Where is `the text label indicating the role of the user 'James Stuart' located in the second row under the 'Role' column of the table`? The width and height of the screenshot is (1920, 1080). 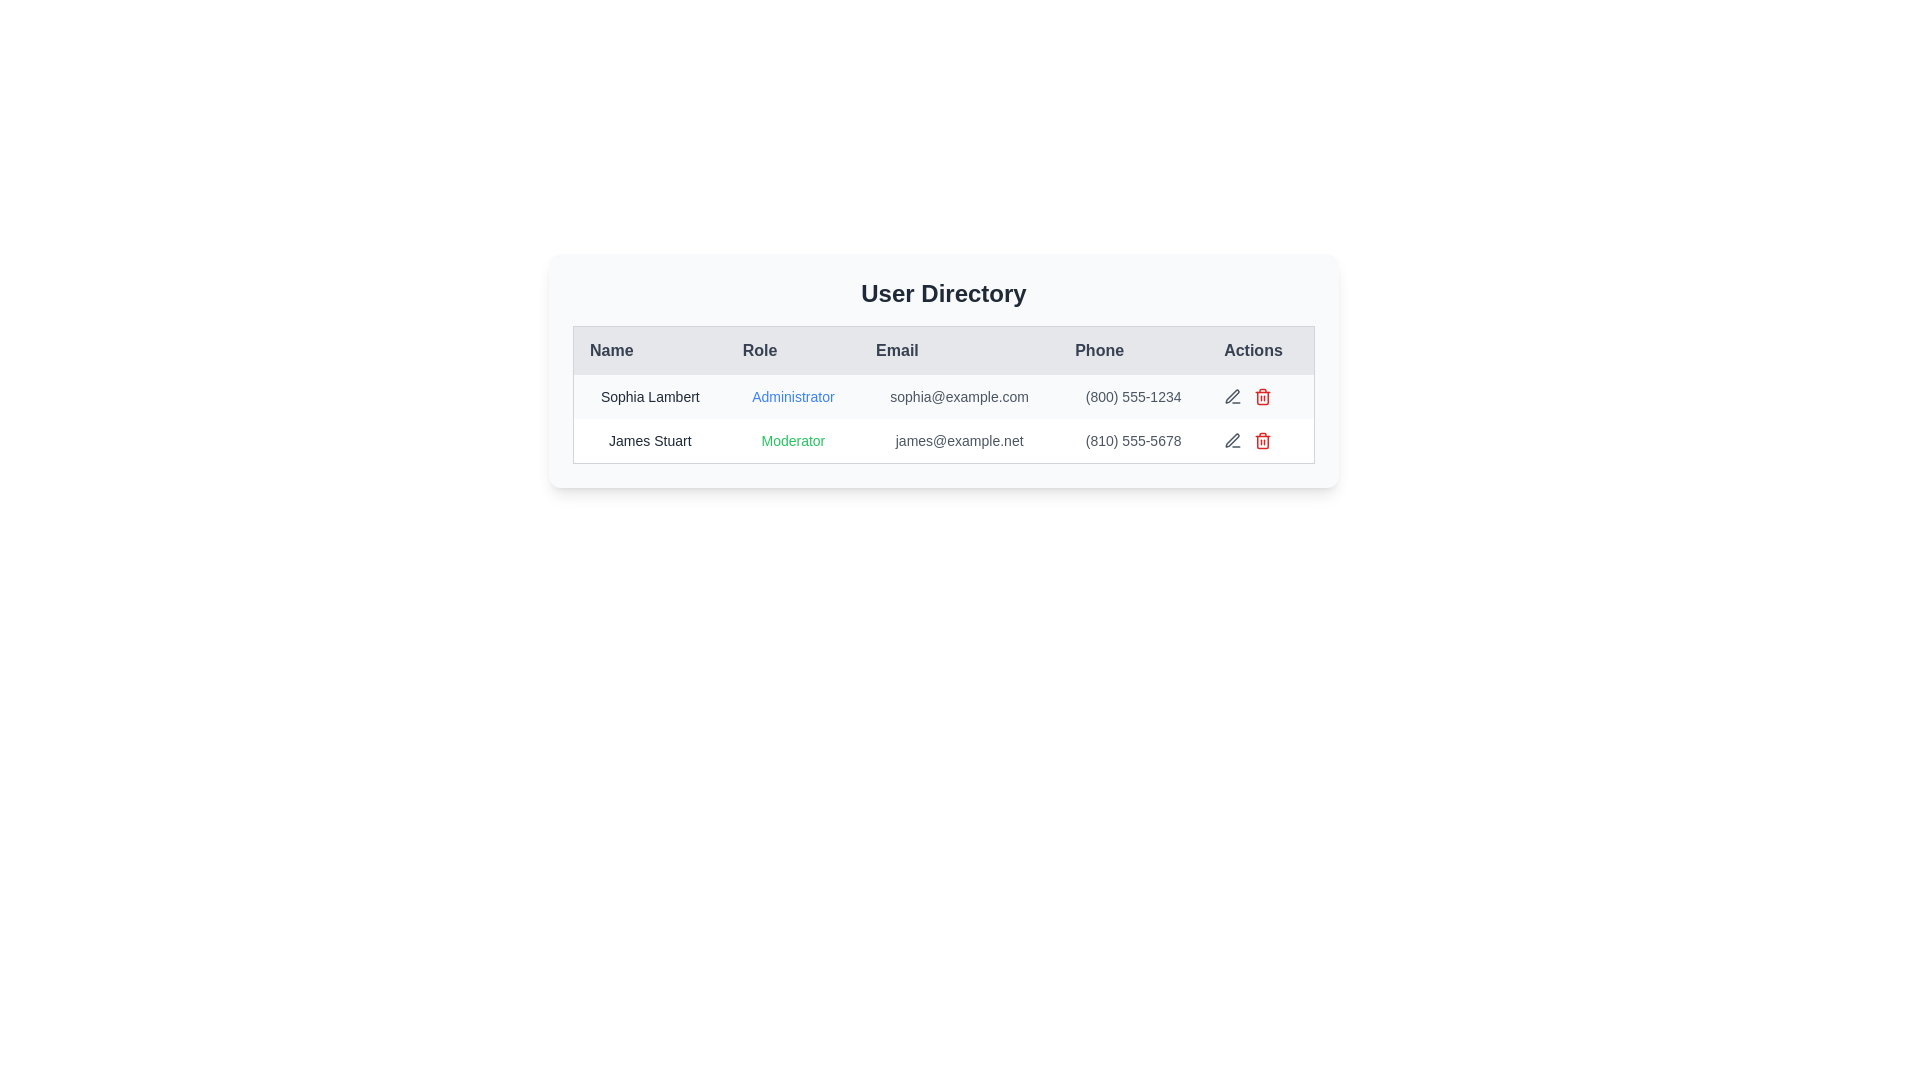 the text label indicating the role of the user 'James Stuart' located in the second row under the 'Role' column of the table is located at coordinates (792, 440).